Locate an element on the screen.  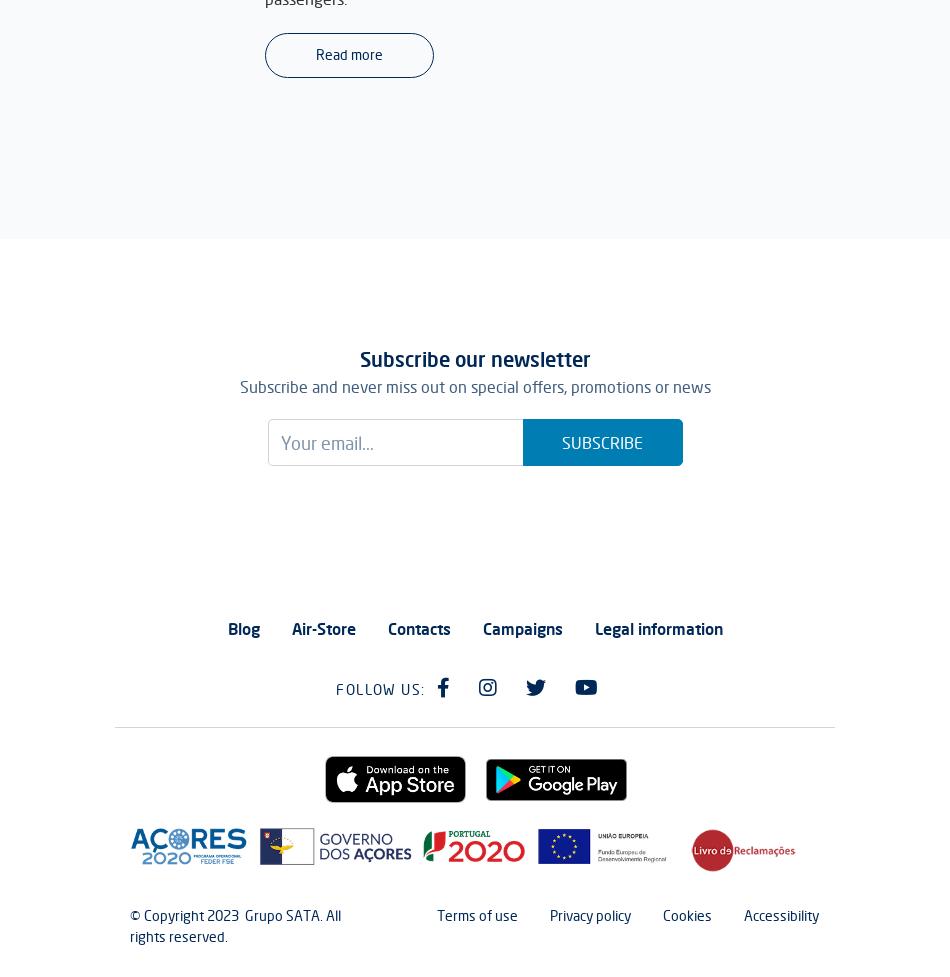
'Privacy policy' is located at coordinates (590, 913).